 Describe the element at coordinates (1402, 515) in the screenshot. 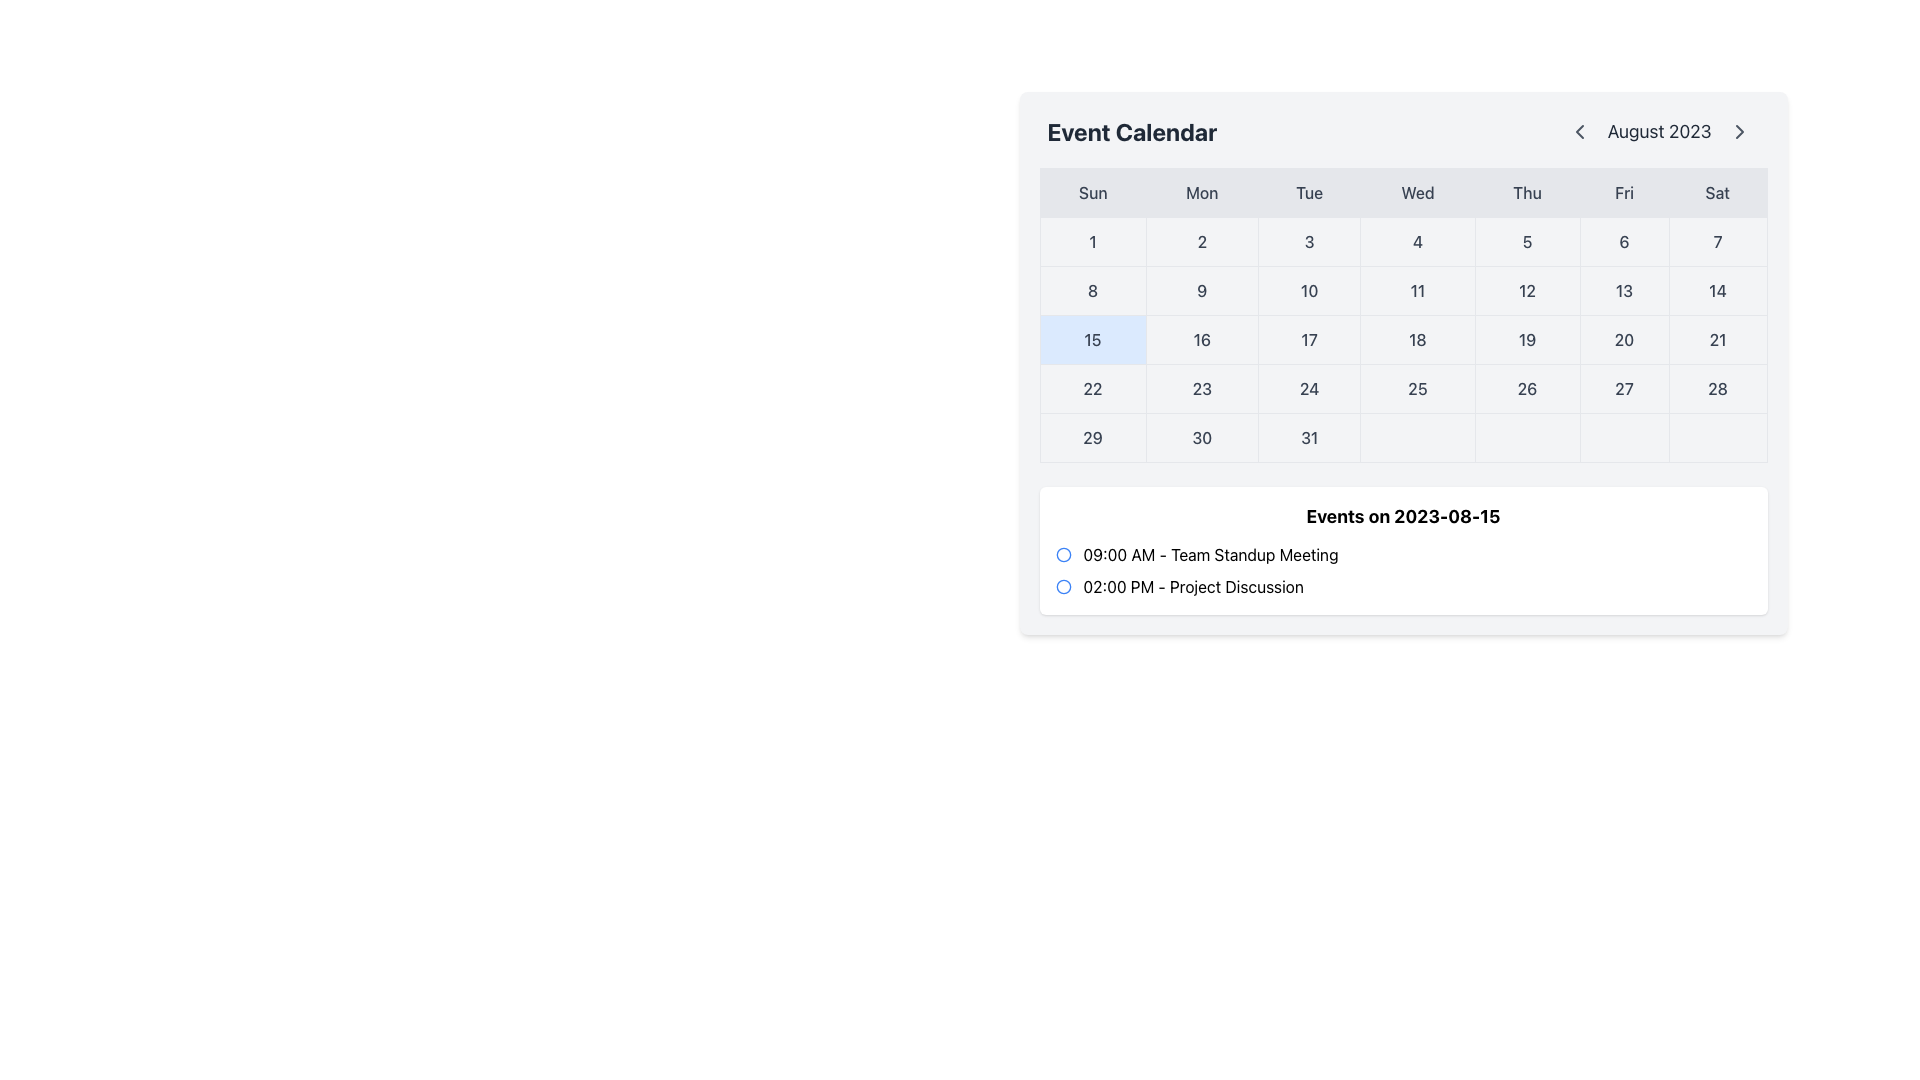

I see `the header text that reads 'Events on 2023-08-15', which is bold and larger than the surrounding text, located within a white panel beneath the calendar interface` at that location.